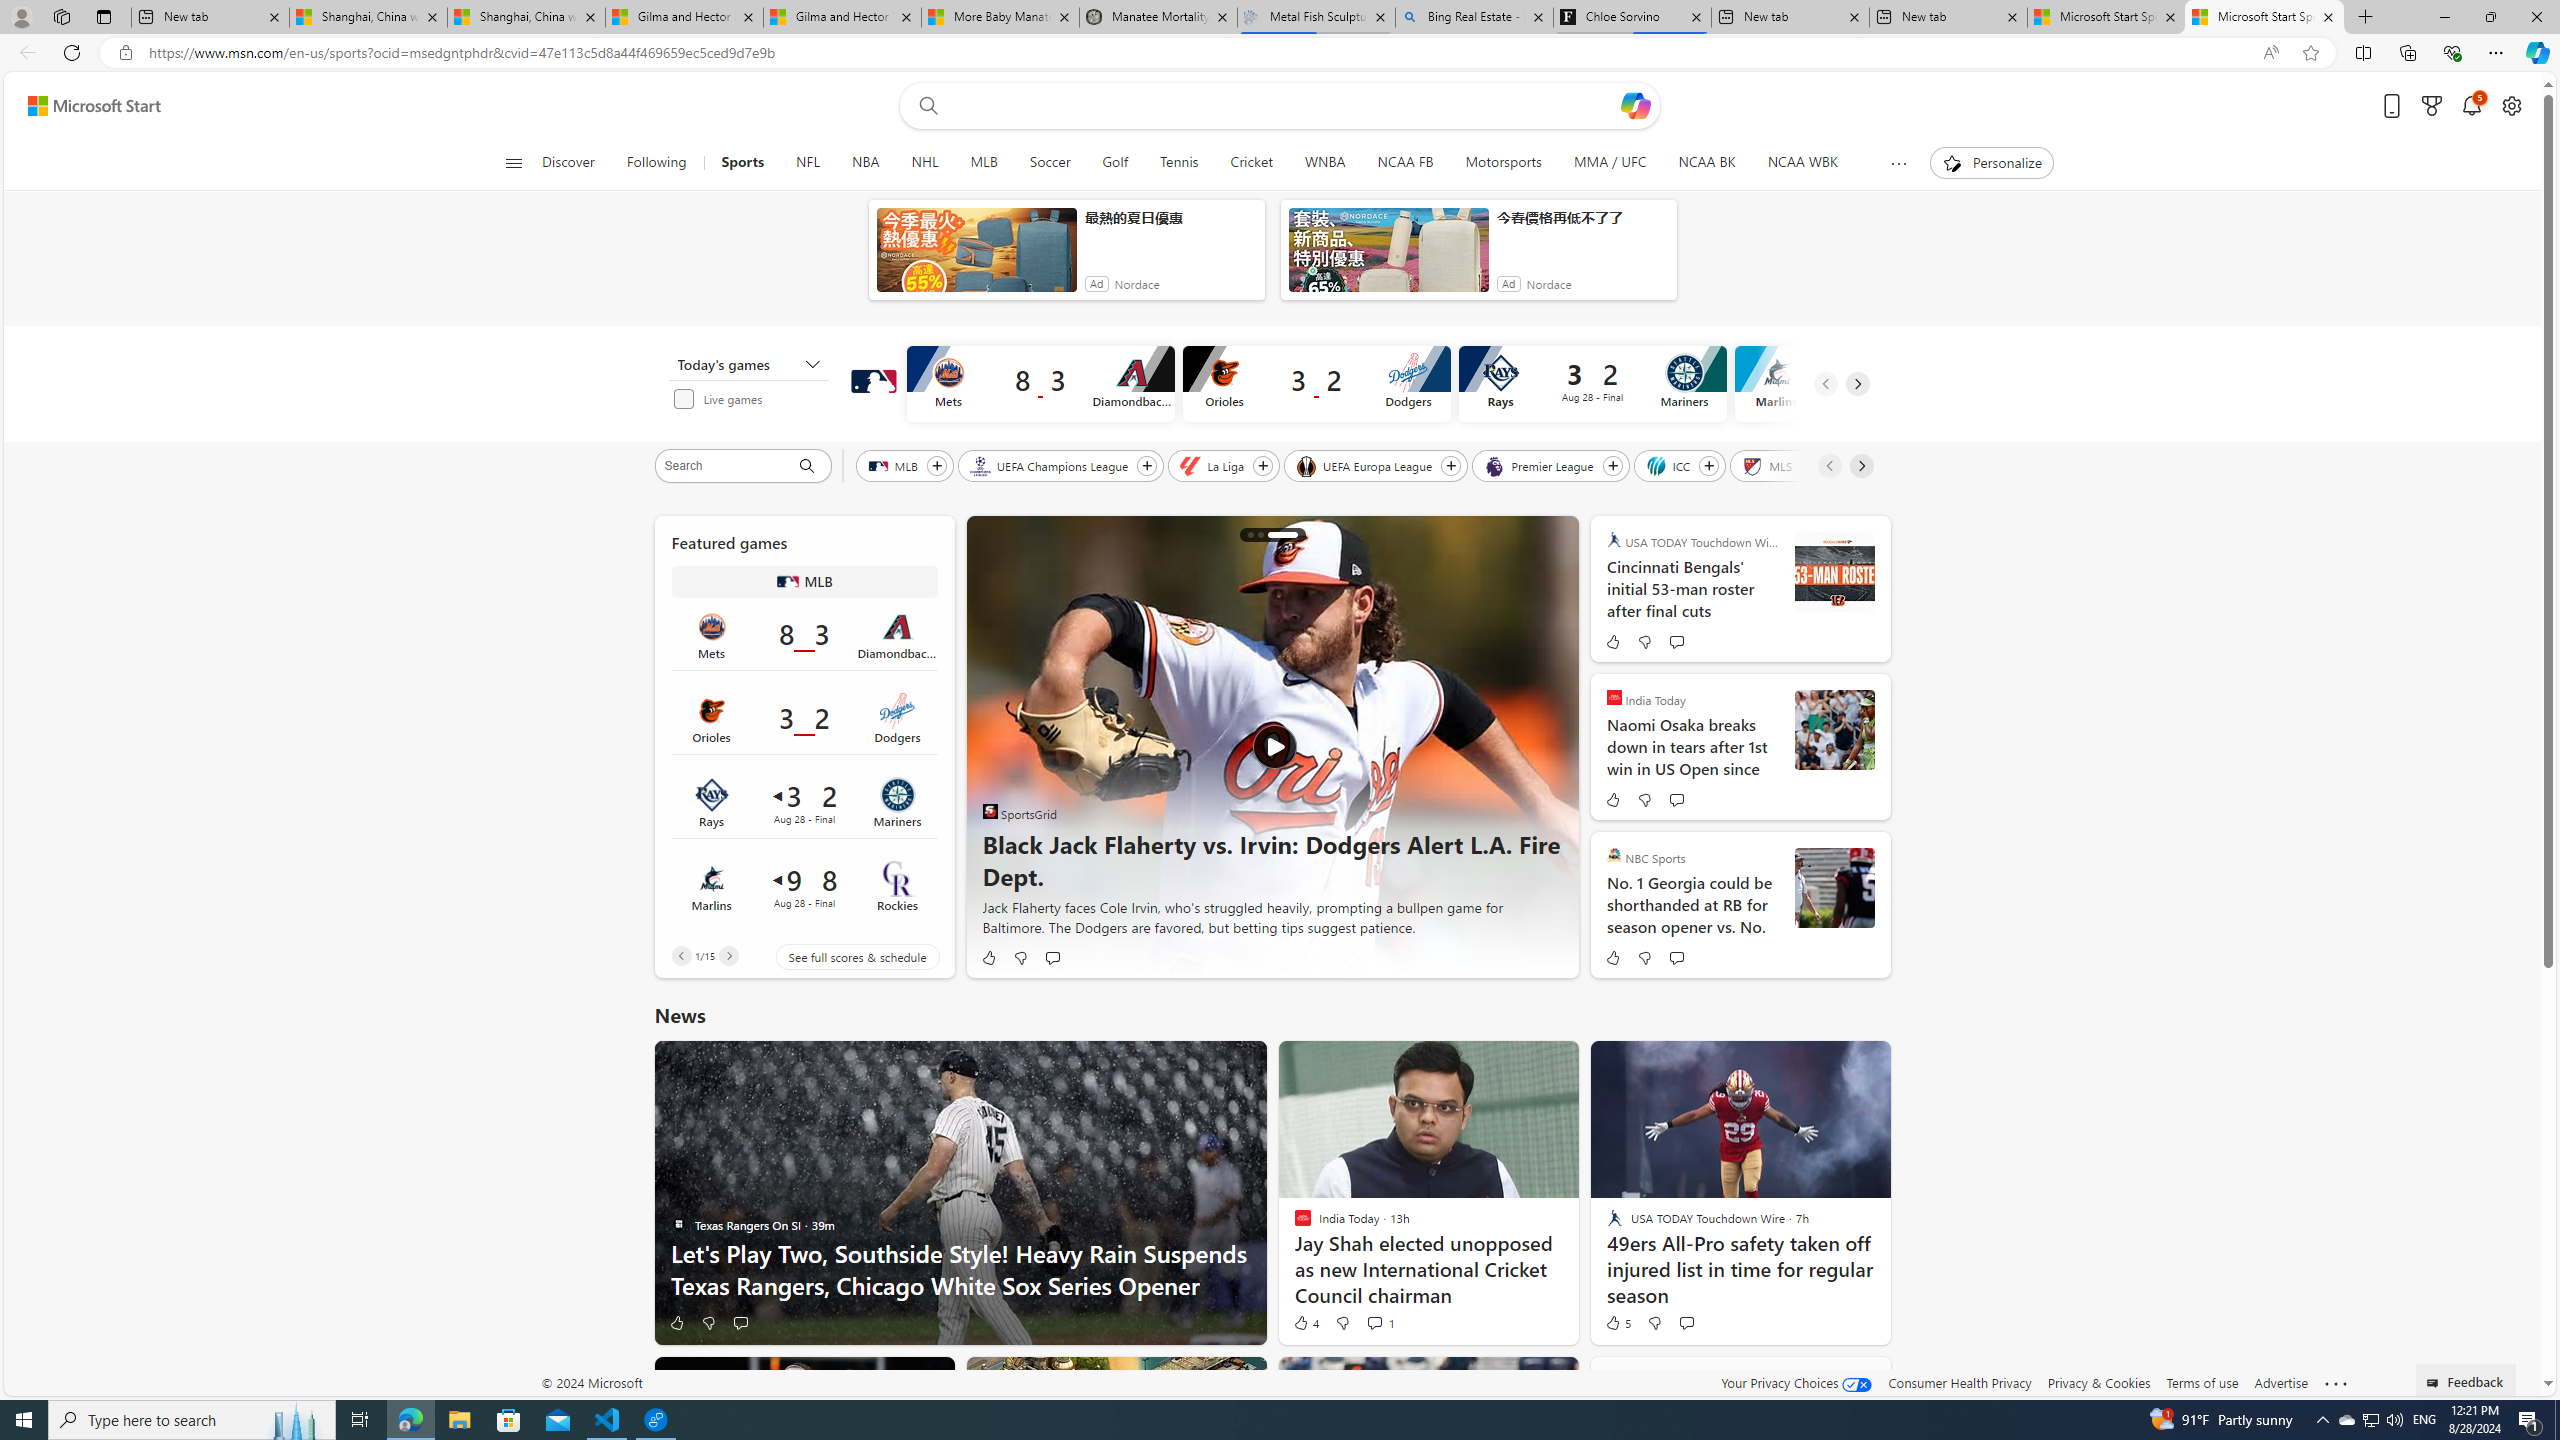 The image size is (2560, 1440). Describe the element at coordinates (1611, 466) in the screenshot. I see `'Follow Premier League'` at that location.